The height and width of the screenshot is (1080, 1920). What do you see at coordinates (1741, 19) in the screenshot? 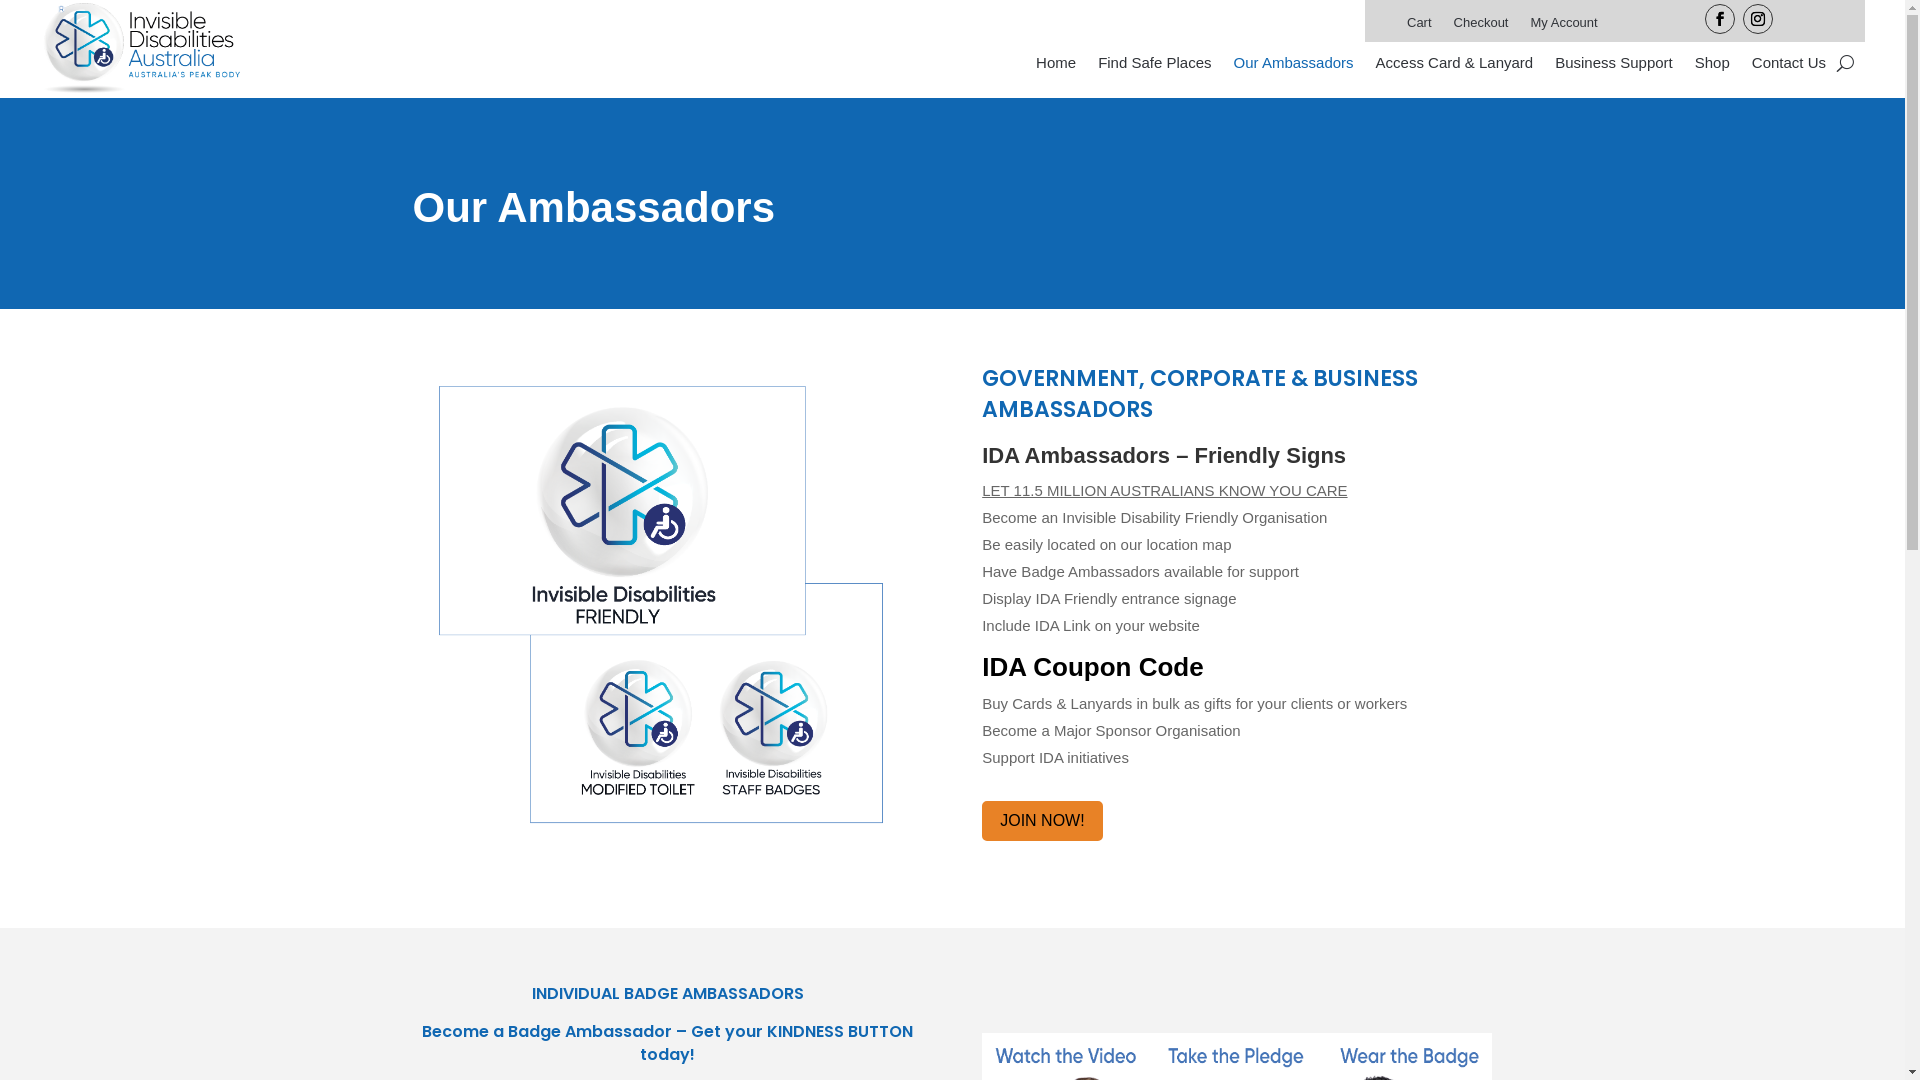
I see `'Follow on Instagram'` at bounding box center [1741, 19].